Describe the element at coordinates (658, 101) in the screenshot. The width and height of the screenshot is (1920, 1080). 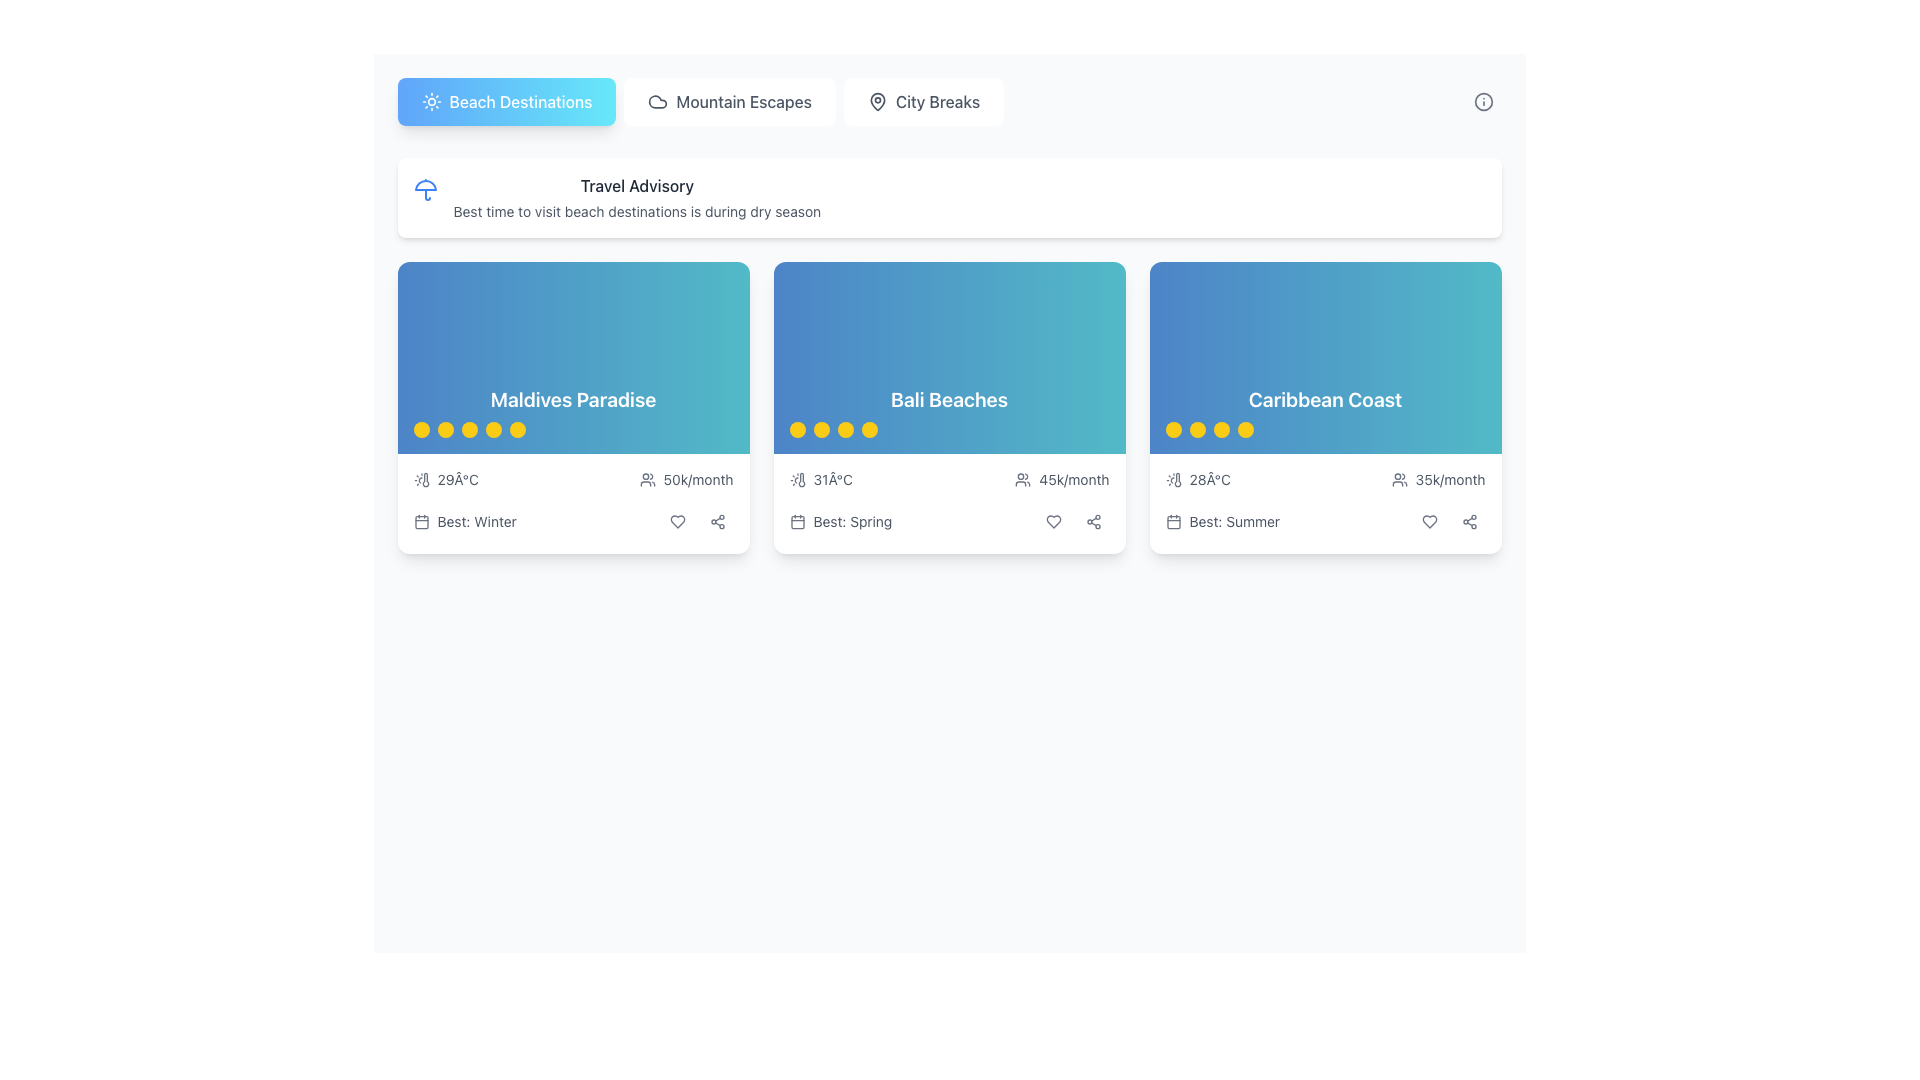
I see `the cloud icon located within the 'Mountain Escapes' button to reference the button for further actions` at that location.